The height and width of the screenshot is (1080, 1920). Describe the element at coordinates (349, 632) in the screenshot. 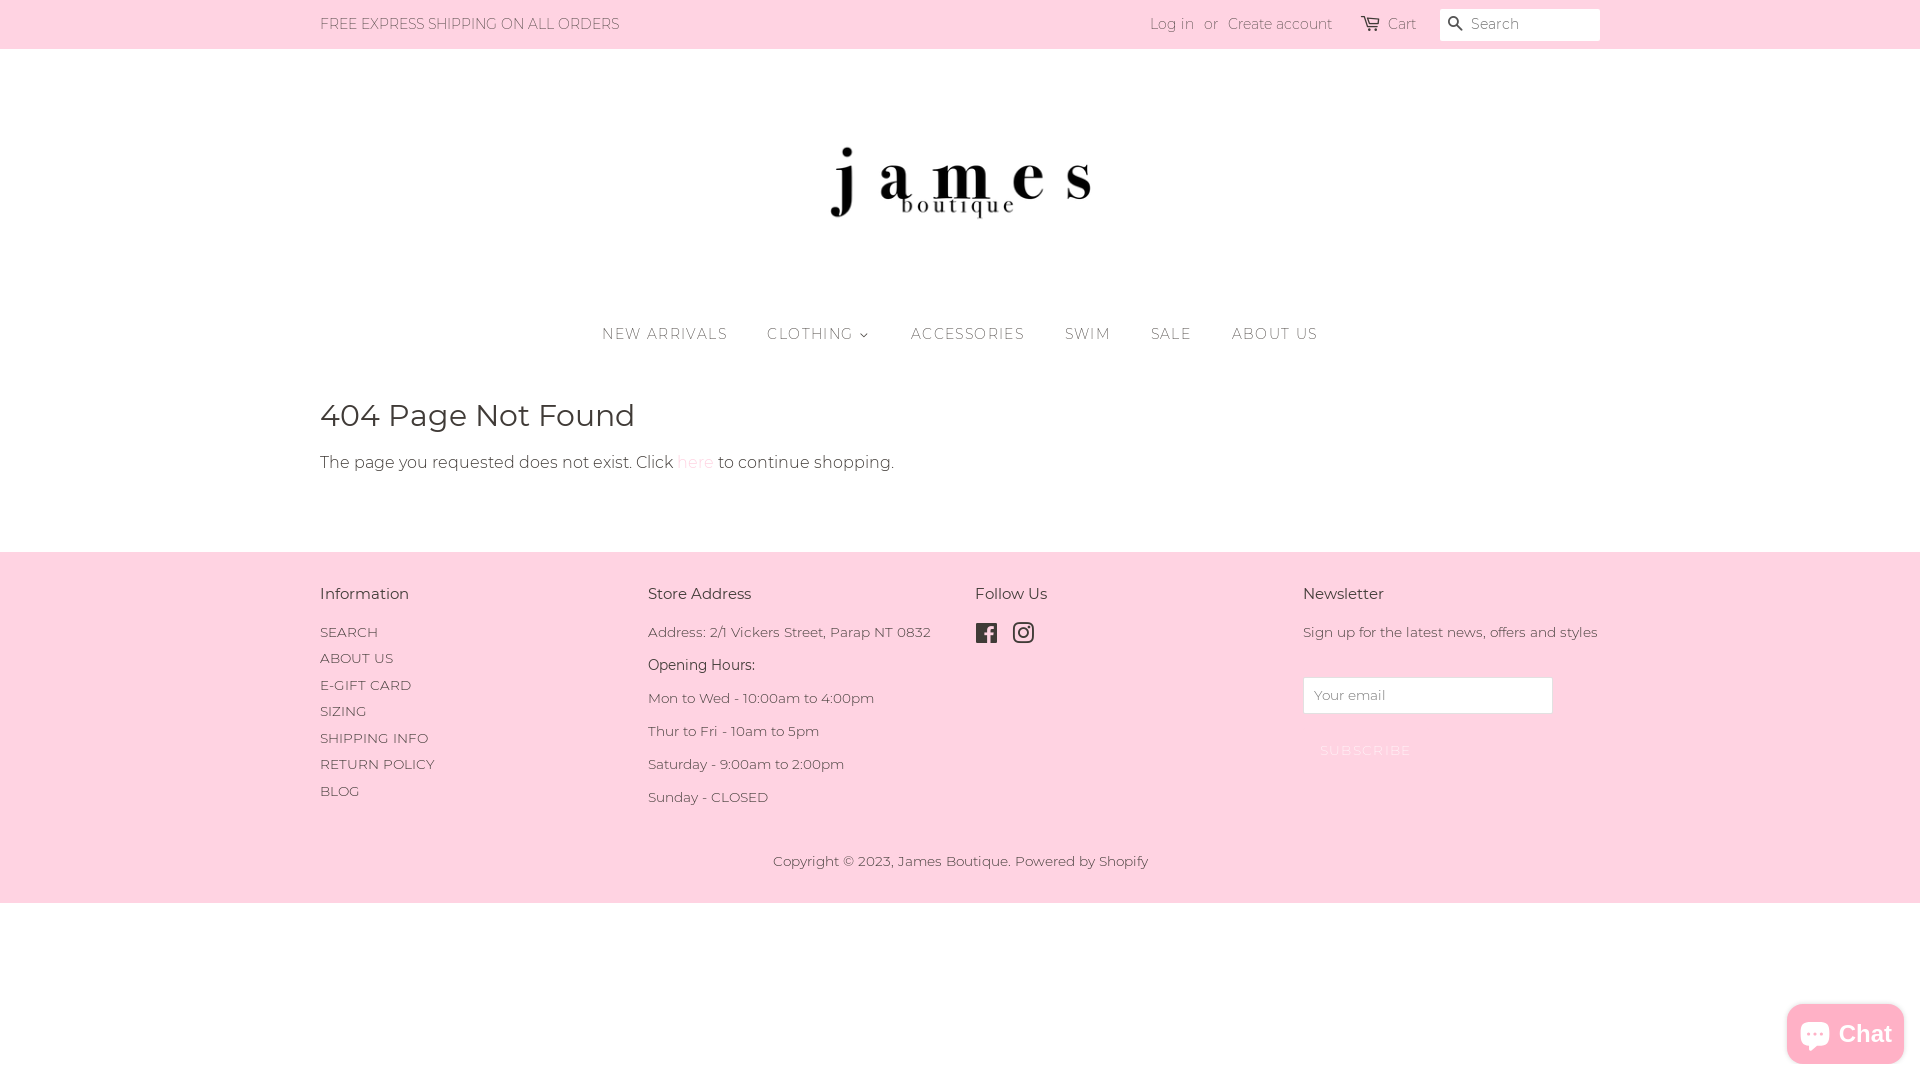

I see `'SEARCH'` at that location.